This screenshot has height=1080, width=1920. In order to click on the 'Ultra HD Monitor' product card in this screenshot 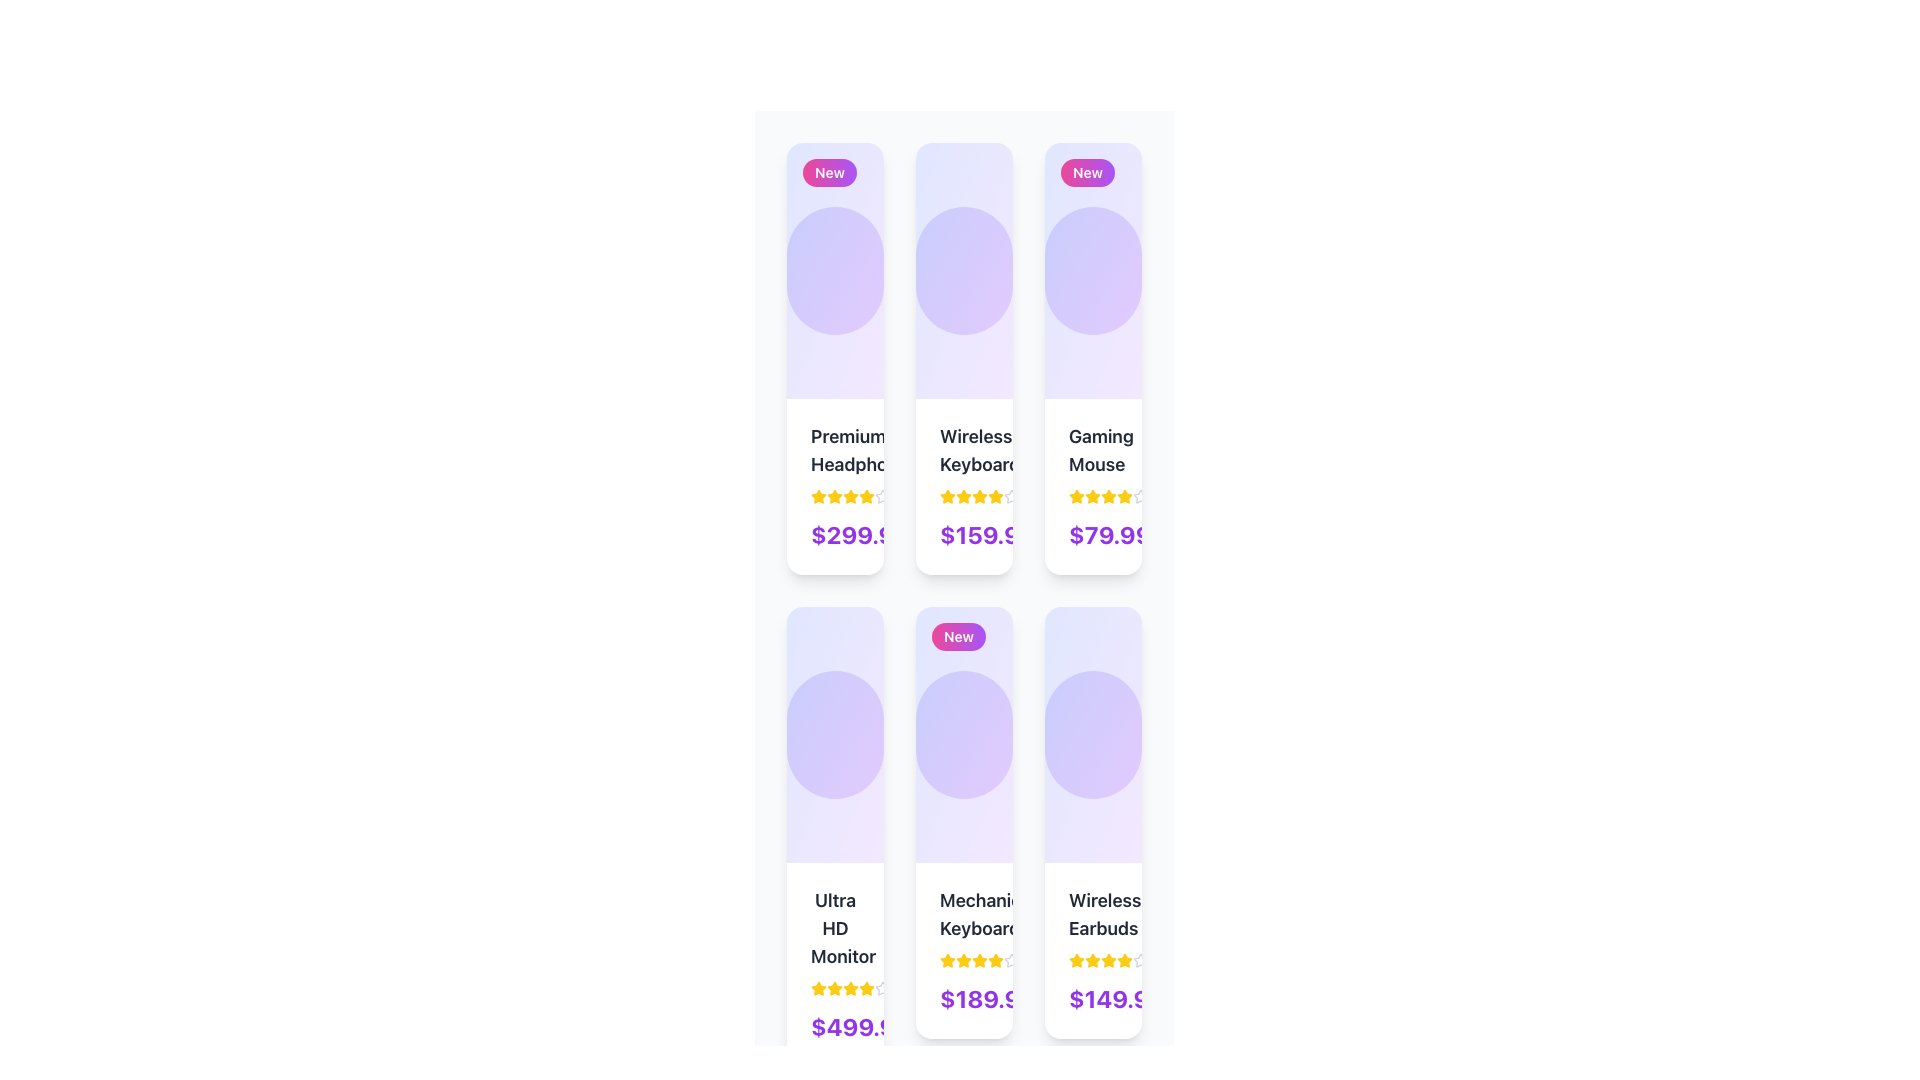, I will do `click(835, 837)`.